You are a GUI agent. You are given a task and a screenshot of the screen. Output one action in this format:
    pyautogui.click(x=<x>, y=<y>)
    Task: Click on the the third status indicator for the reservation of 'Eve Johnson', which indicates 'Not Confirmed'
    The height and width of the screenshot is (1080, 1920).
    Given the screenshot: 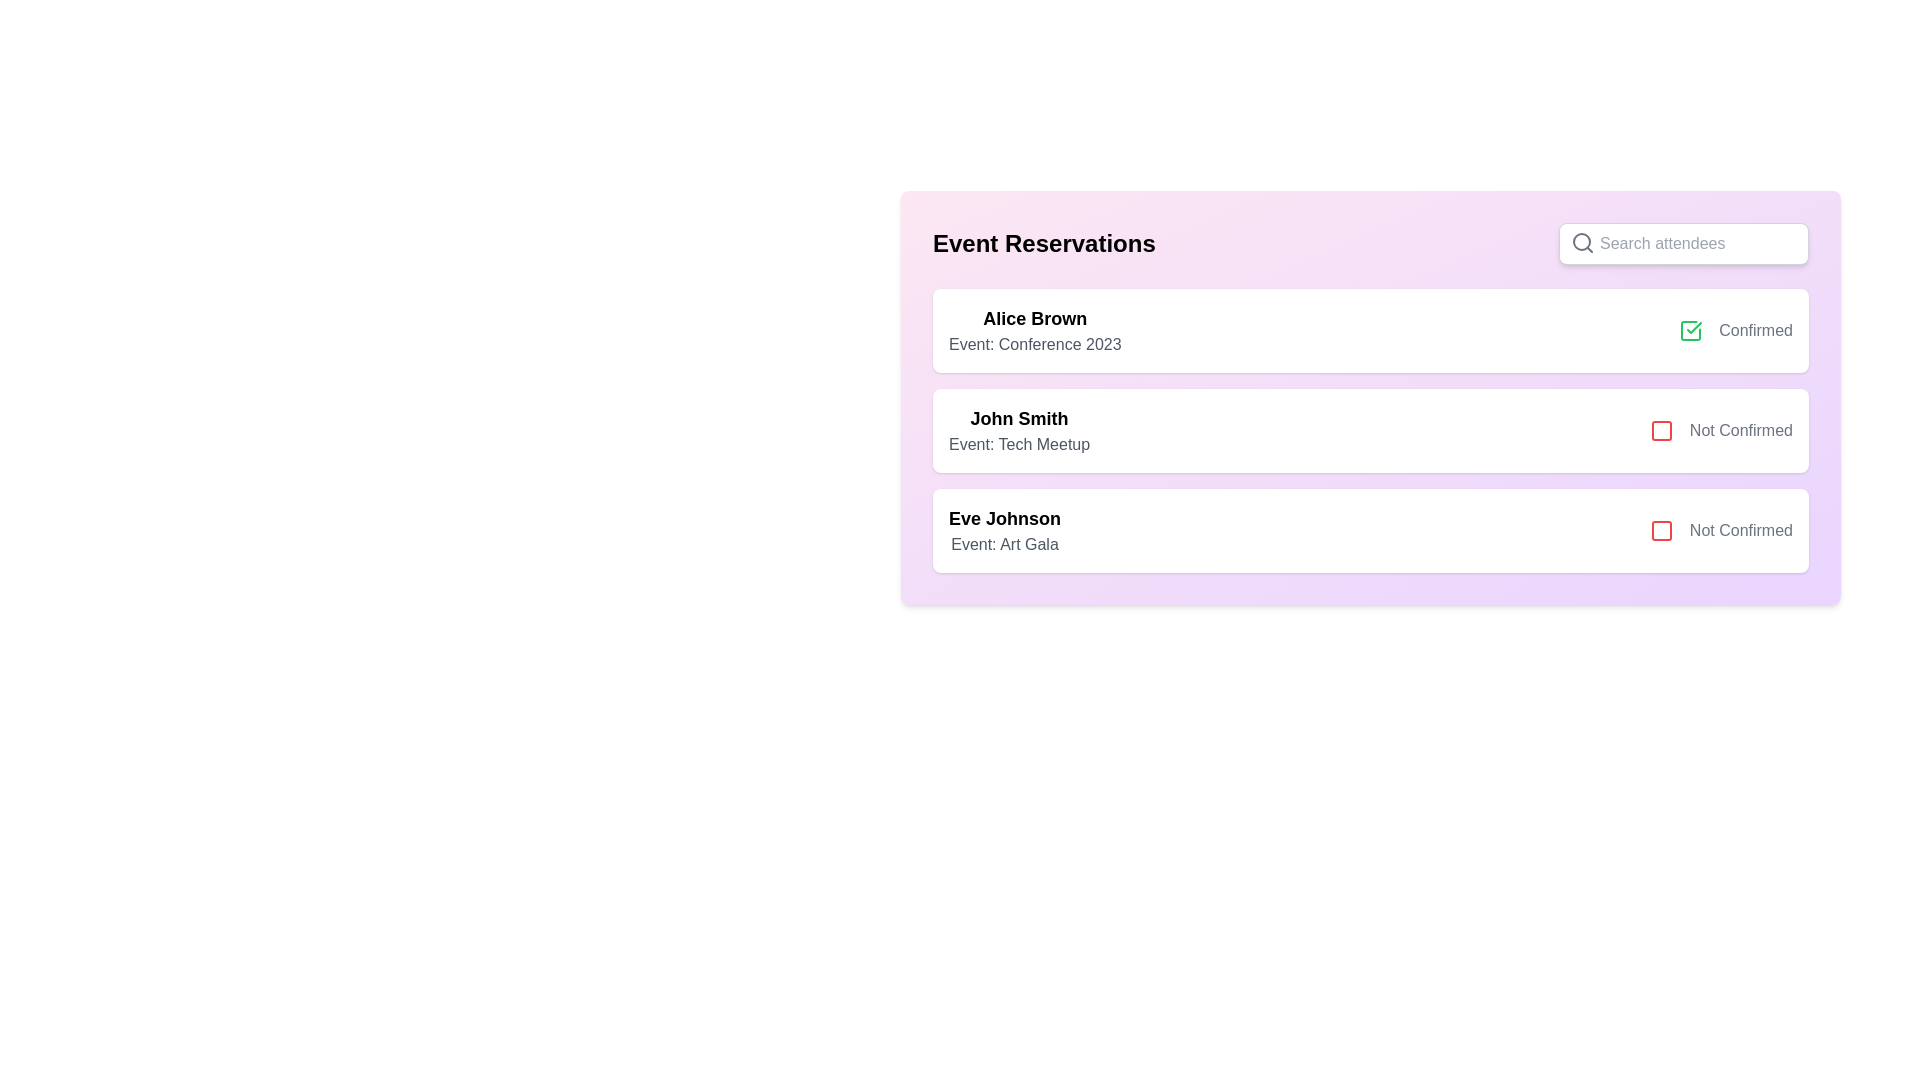 What is the action you would take?
    pyautogui.click(x=1720, y=530)
    